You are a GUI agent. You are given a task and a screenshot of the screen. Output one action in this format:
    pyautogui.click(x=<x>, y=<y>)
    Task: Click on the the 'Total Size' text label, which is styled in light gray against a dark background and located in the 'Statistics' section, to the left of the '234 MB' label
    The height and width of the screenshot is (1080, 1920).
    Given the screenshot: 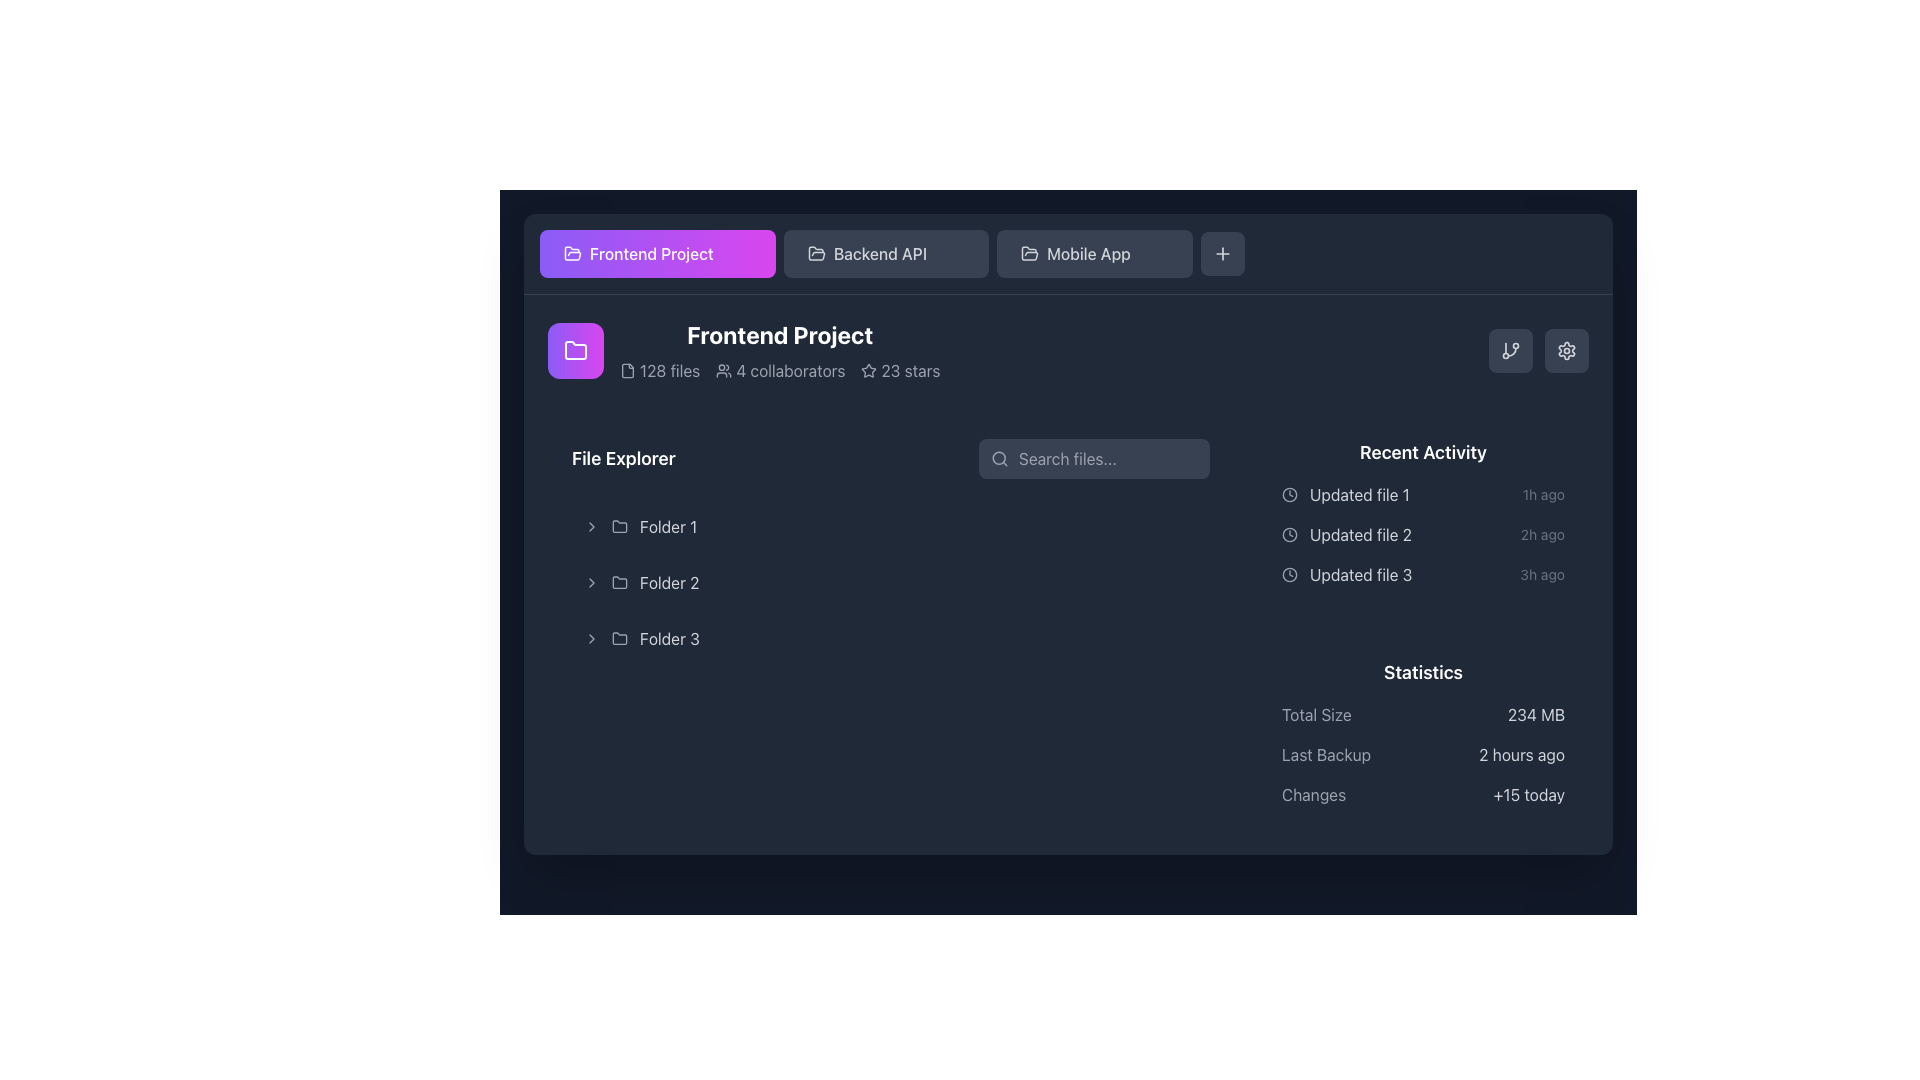 What is the action you would take?
    pyautogui.click(x=1316, y=713)
    